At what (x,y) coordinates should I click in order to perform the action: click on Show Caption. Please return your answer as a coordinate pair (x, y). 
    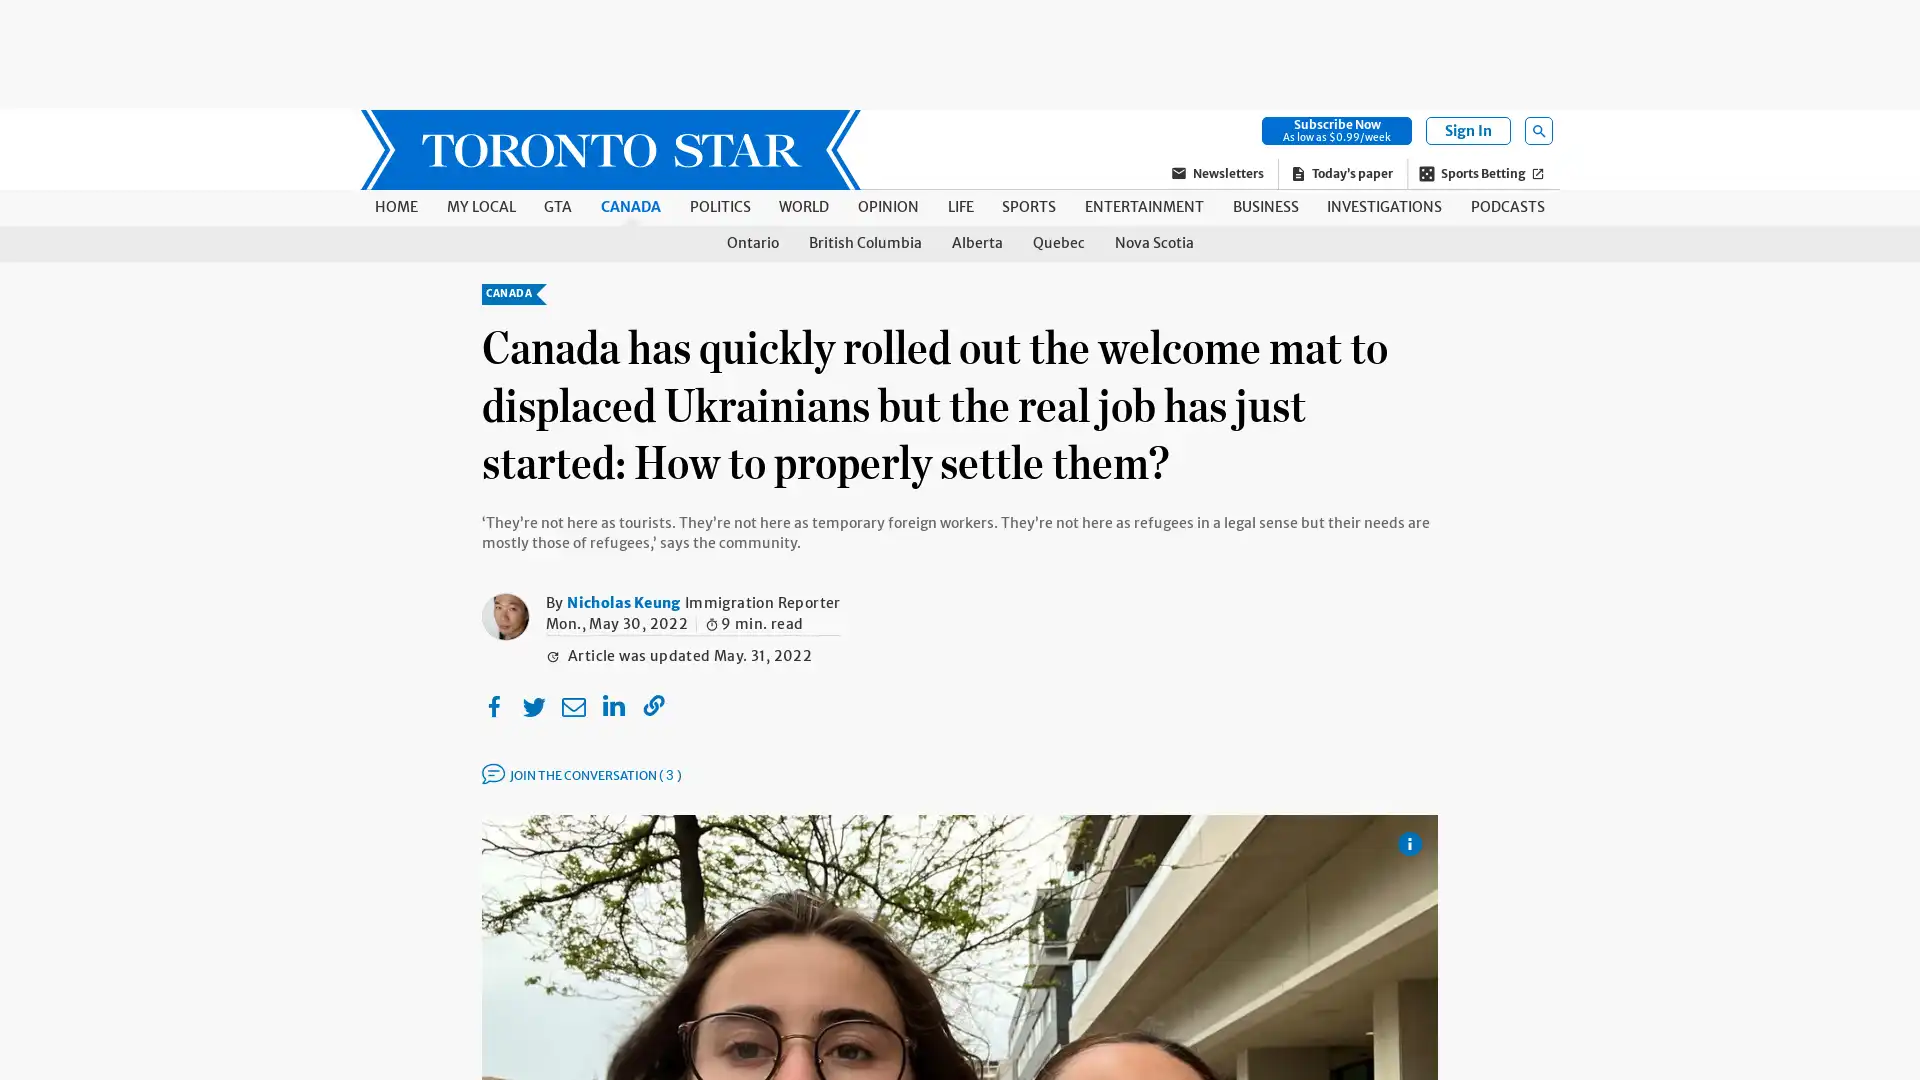
    Looking at the image, I should click on (1409, 843).